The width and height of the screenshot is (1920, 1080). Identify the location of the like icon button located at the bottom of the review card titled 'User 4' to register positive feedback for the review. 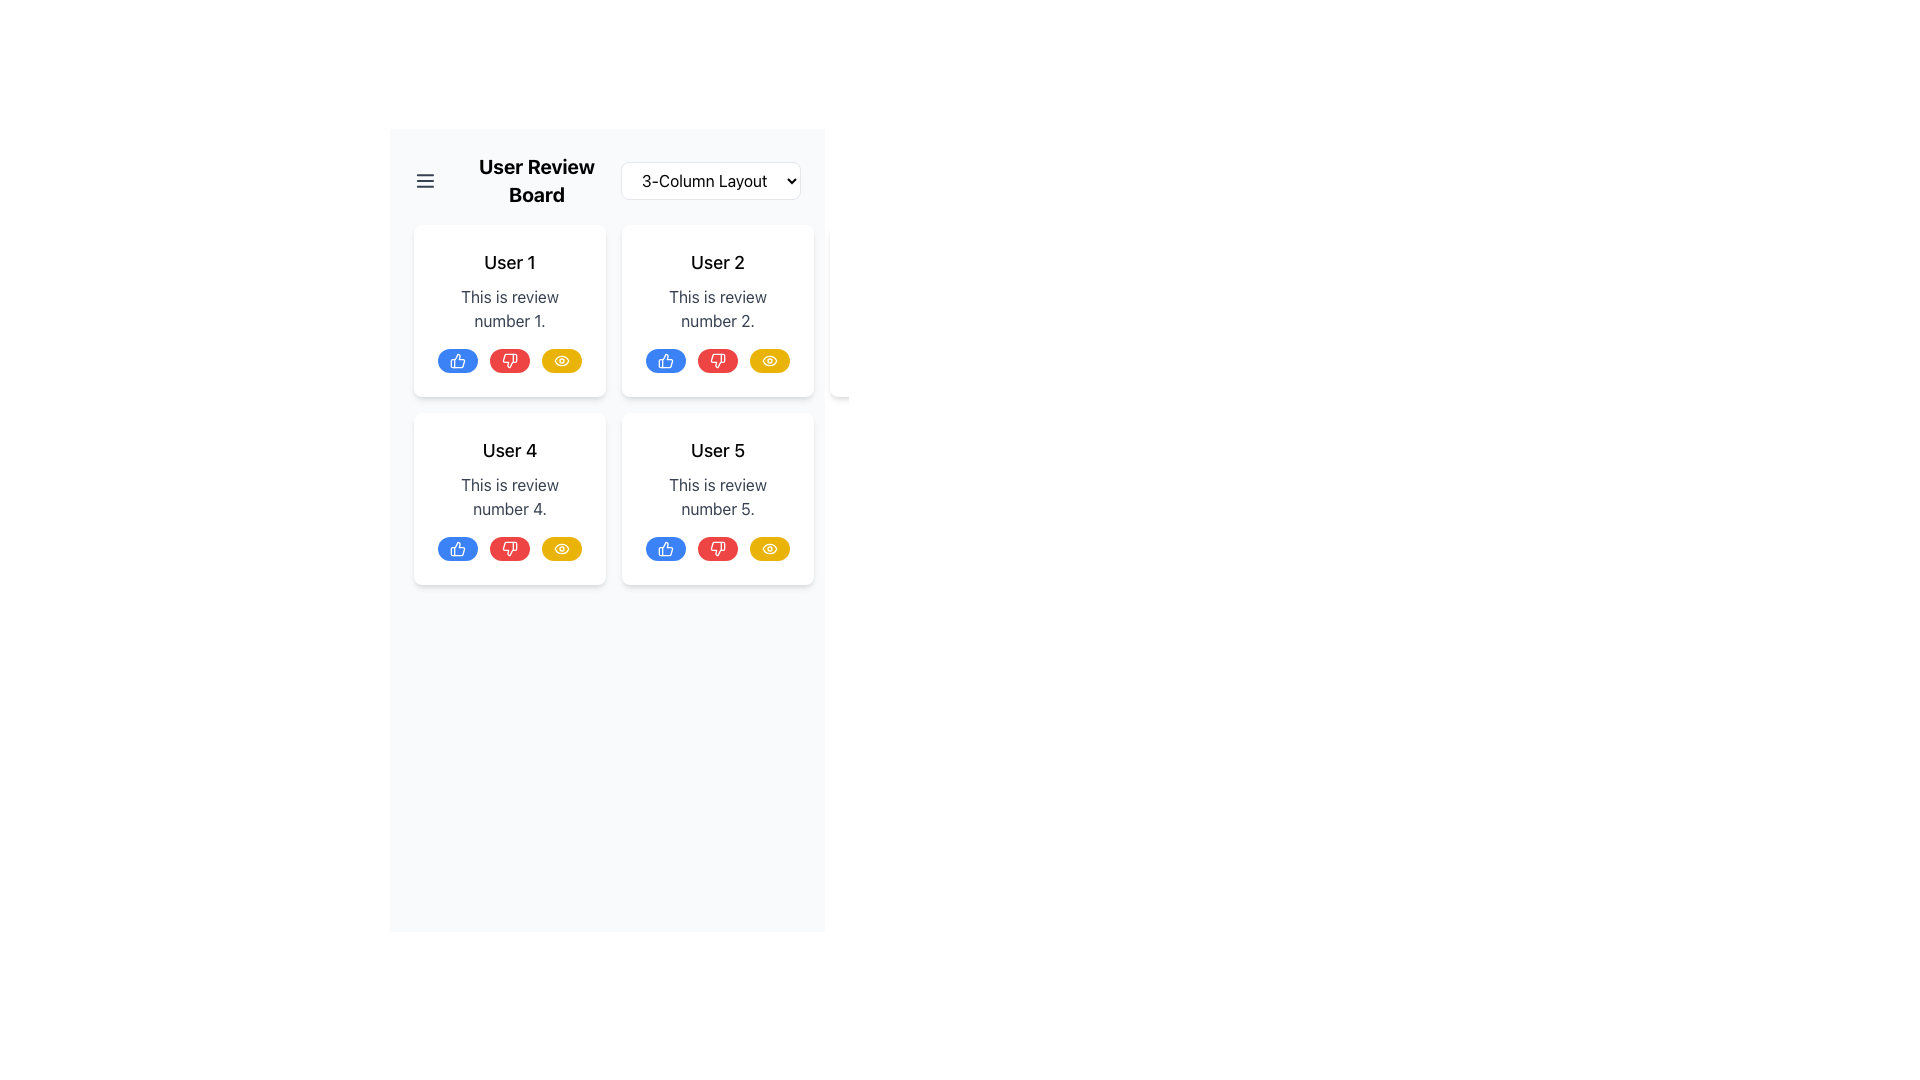
(666, 548).